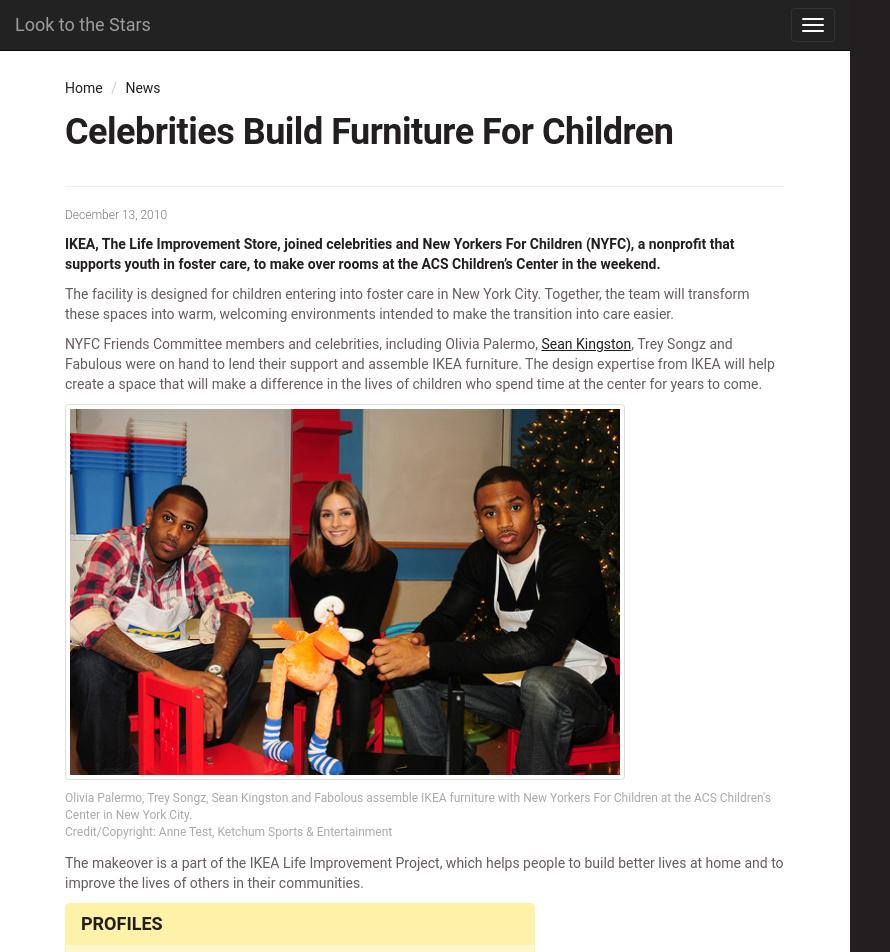  What do you see at coordinates (416, 806) in the screenshot?
I see `'Olivia Palermo, Trey Songz, Sean Kingston and Fabolous assemble IKEA furniture with New Yorkers For Children at the ACS Children's Center in New York City.'` at bounding box center [416, 806].